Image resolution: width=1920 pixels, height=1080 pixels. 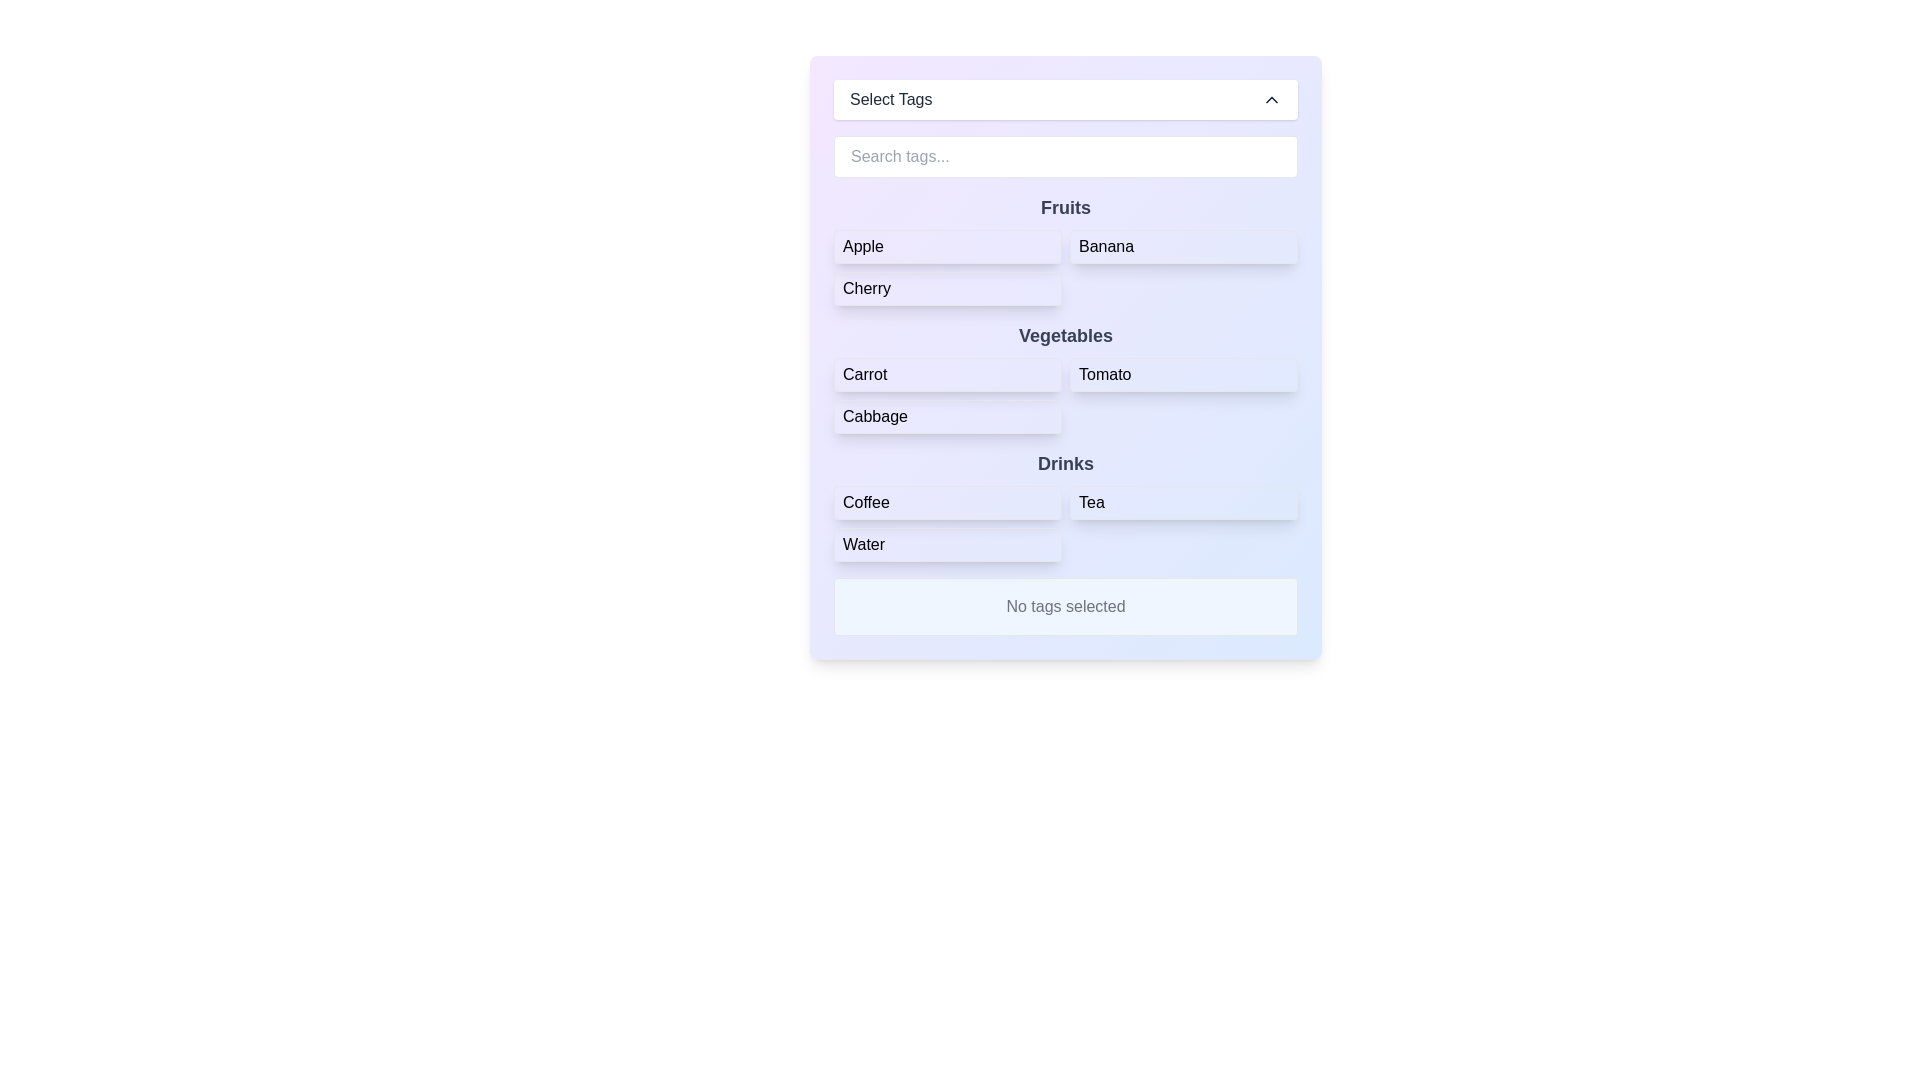 I want to click on the 'Drinks' label, which displays the word 'Drinks' in bold, dark-gray uppercase text, located on the right side of the interface above the buttons labeled 'Coffee,' 'Tea,' and 'Water.', so click(x=1064, y=463).